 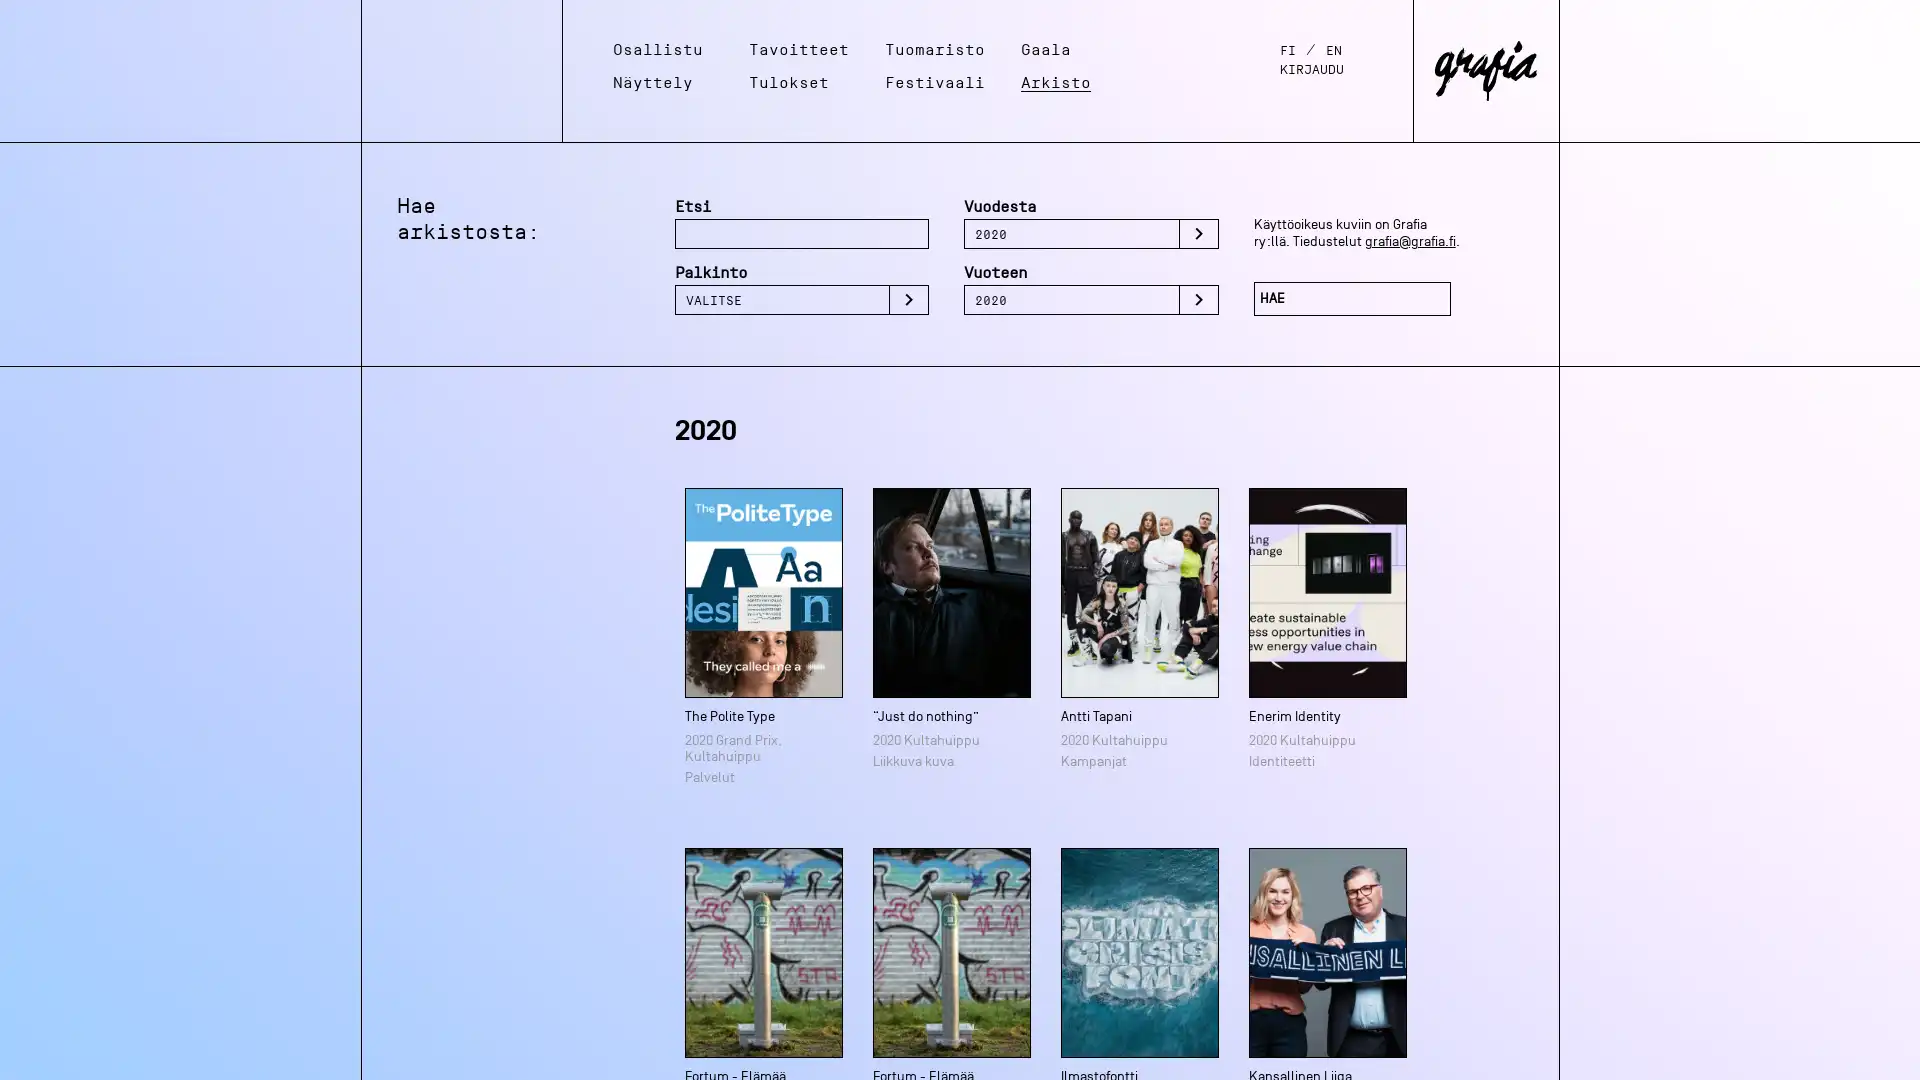 What do you see at coordinates (1198, 233) in the screenshot?
I see `>` at bounding box center [1198, 233].